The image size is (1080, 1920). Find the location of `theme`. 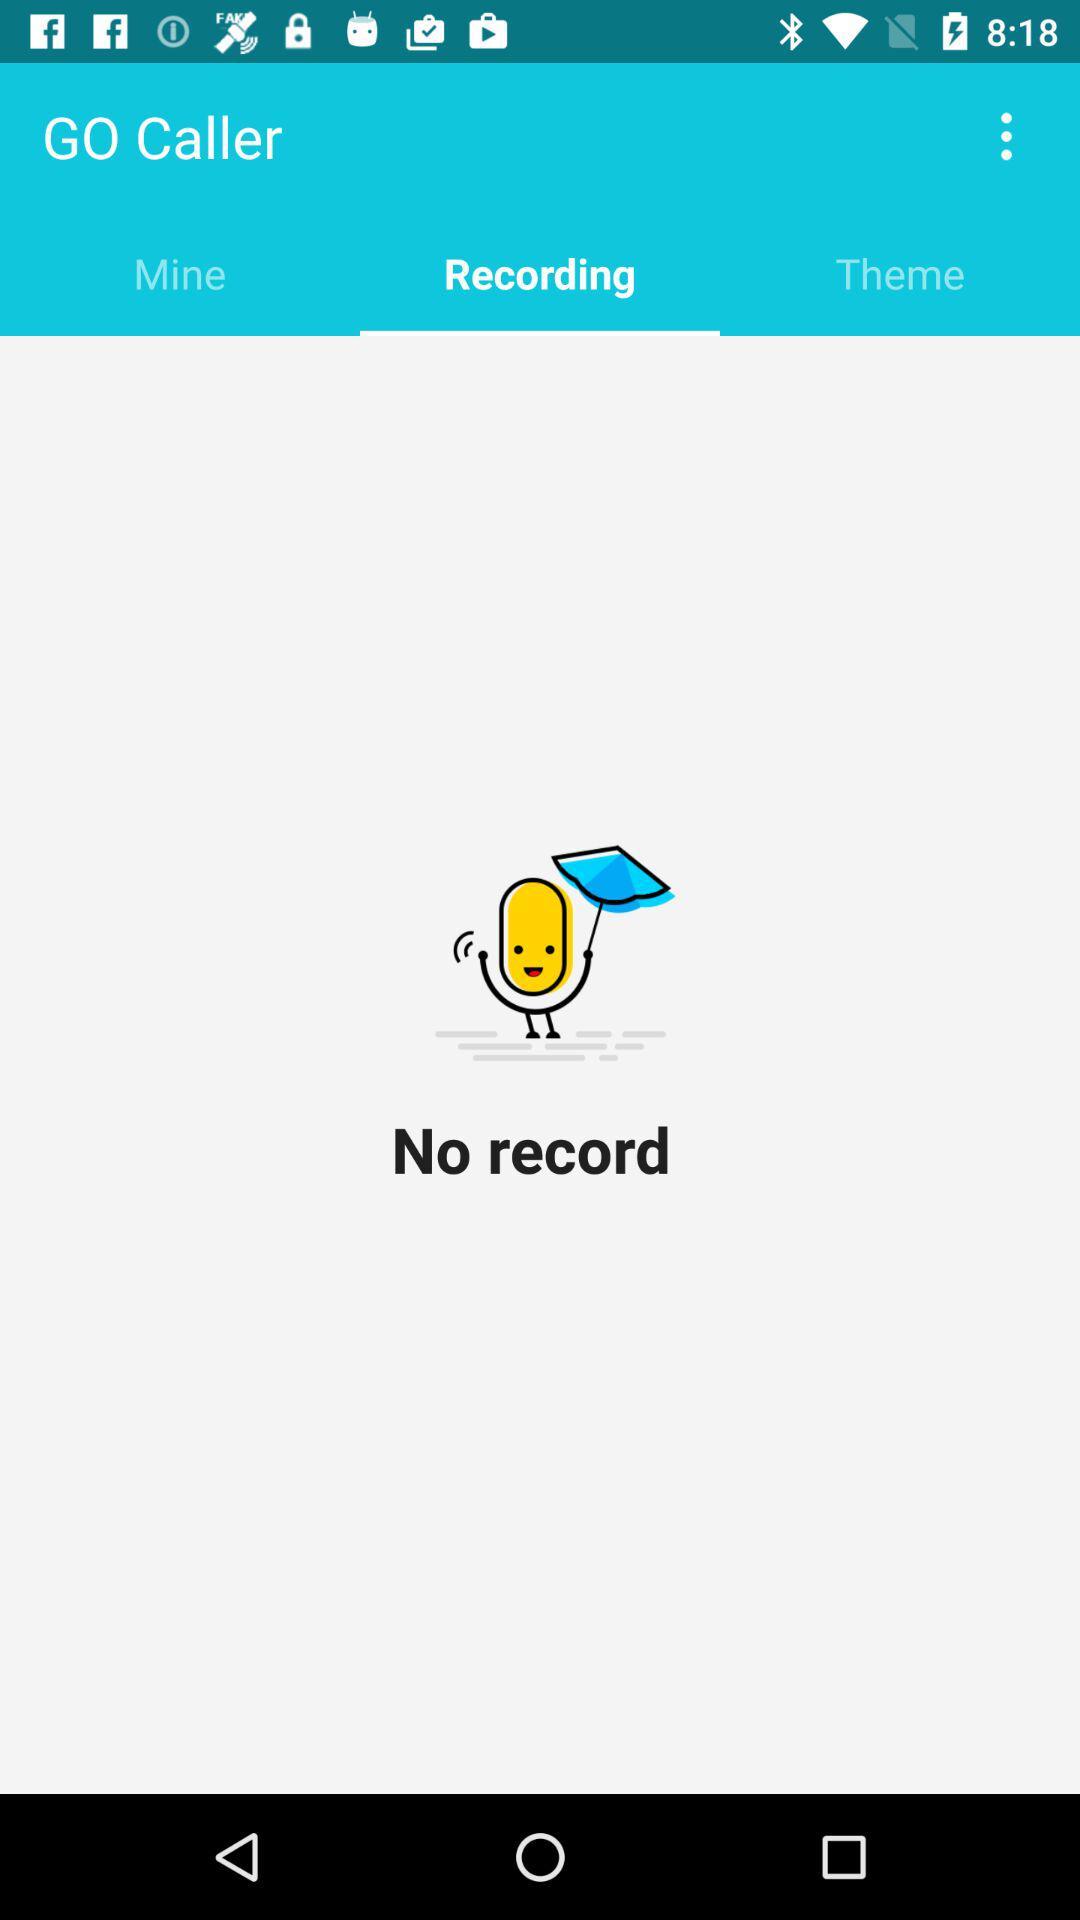

theme is located at coordinates (898, 272).